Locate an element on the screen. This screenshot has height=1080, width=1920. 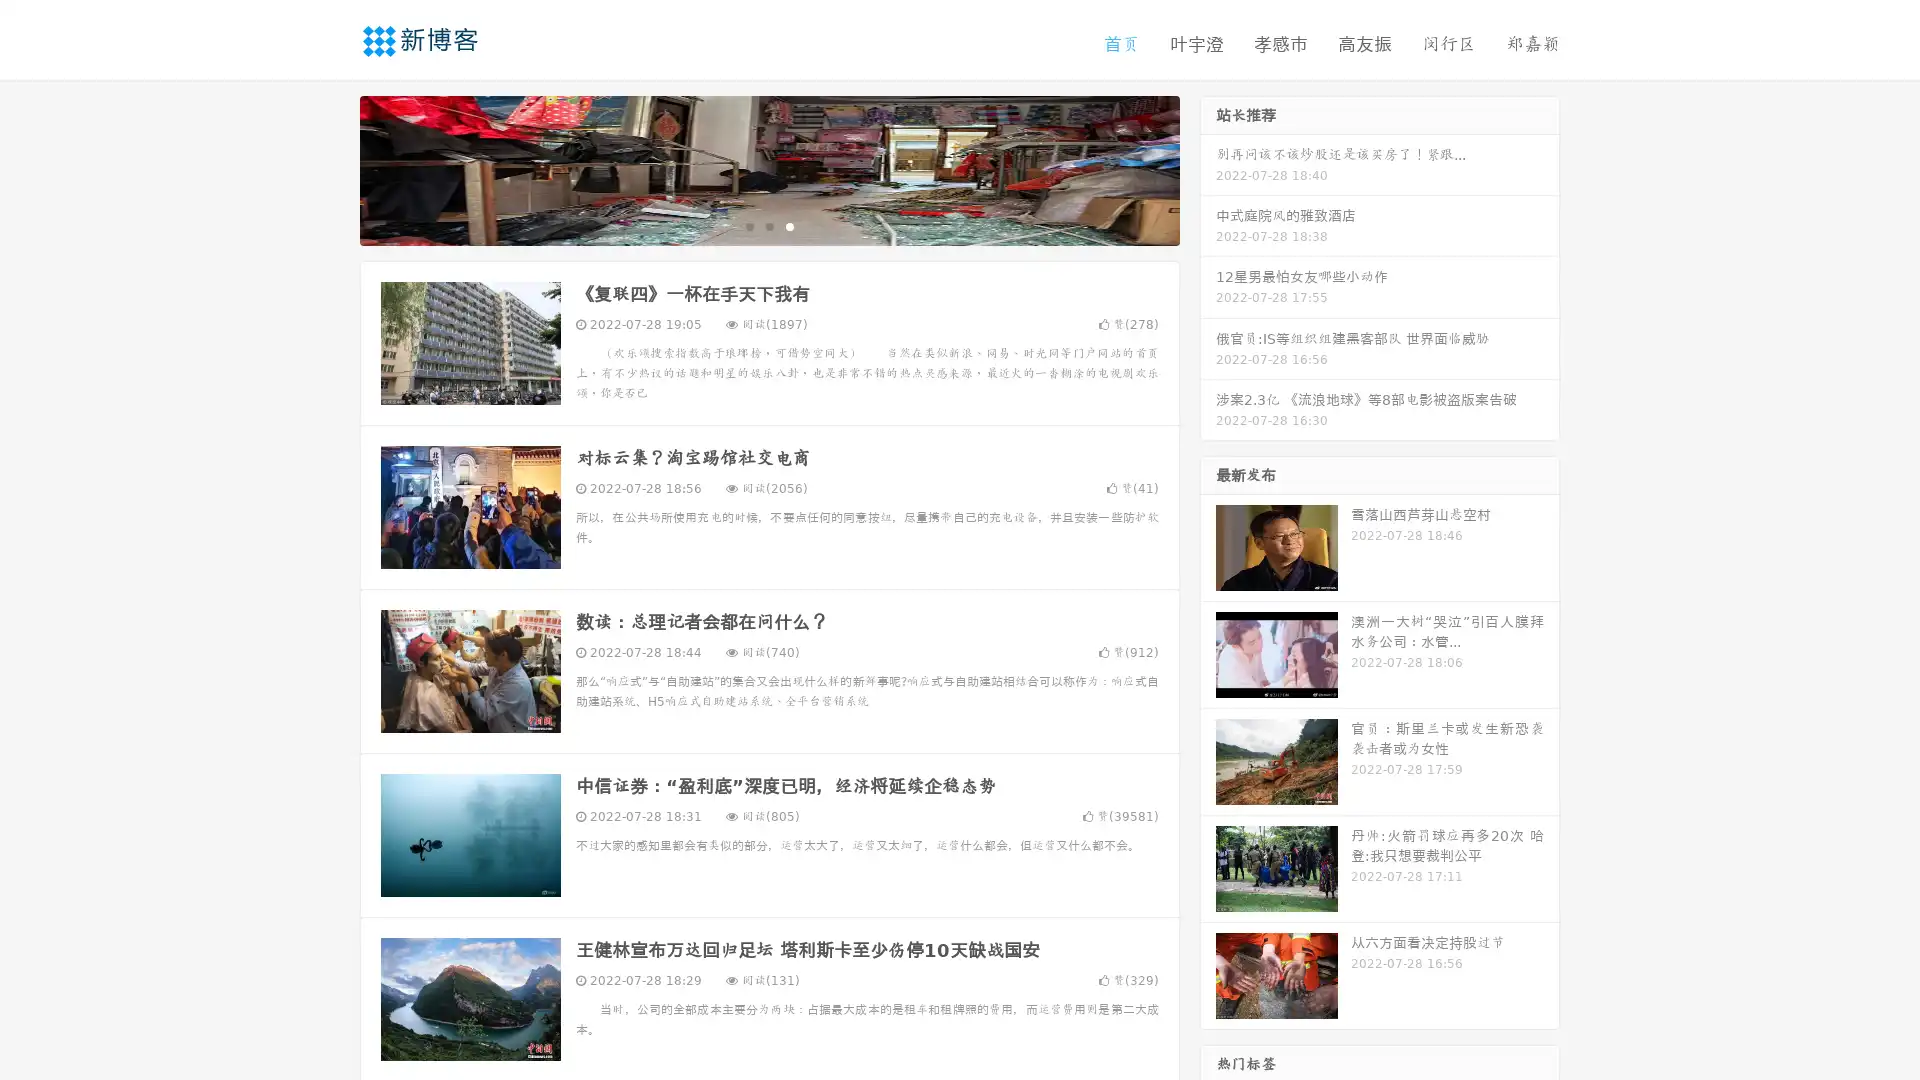
Previous slide is located at coordinates (330, 168).